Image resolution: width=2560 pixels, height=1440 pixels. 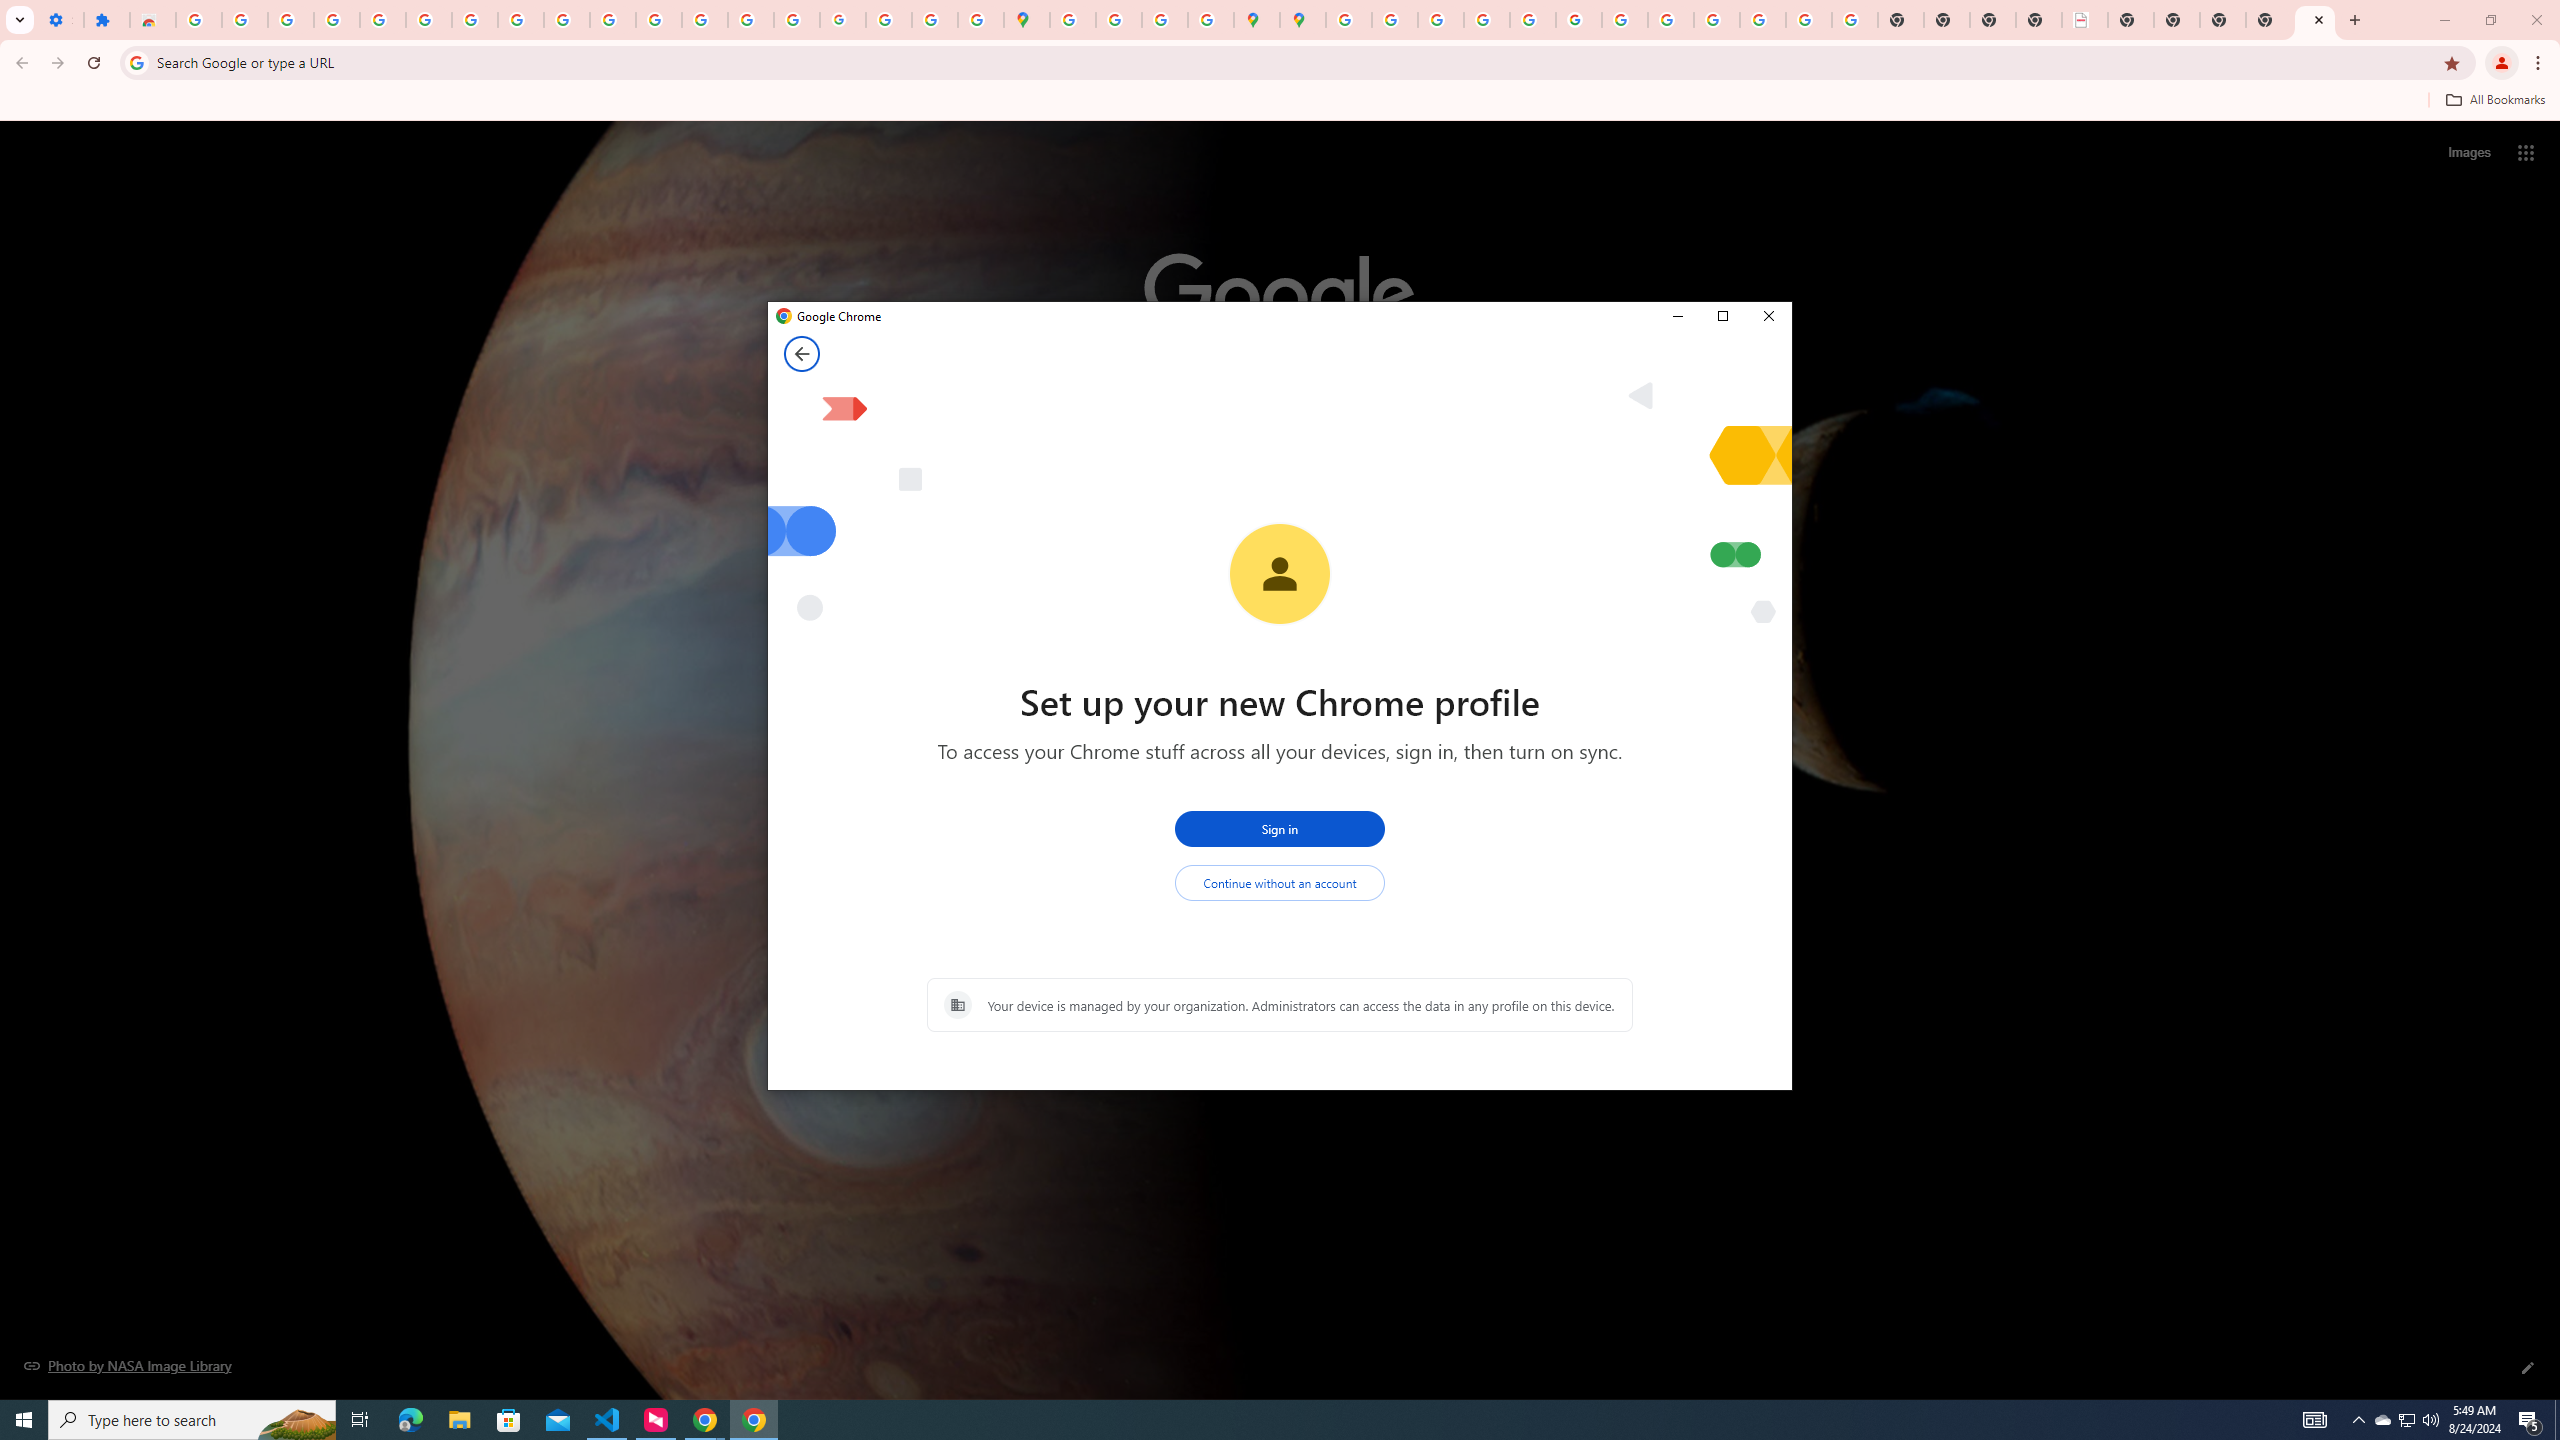 What do you see at coordinates (1280, 882) in the screenshot?
I see `'Continue without an account'` at bounding box center [1280, 882].